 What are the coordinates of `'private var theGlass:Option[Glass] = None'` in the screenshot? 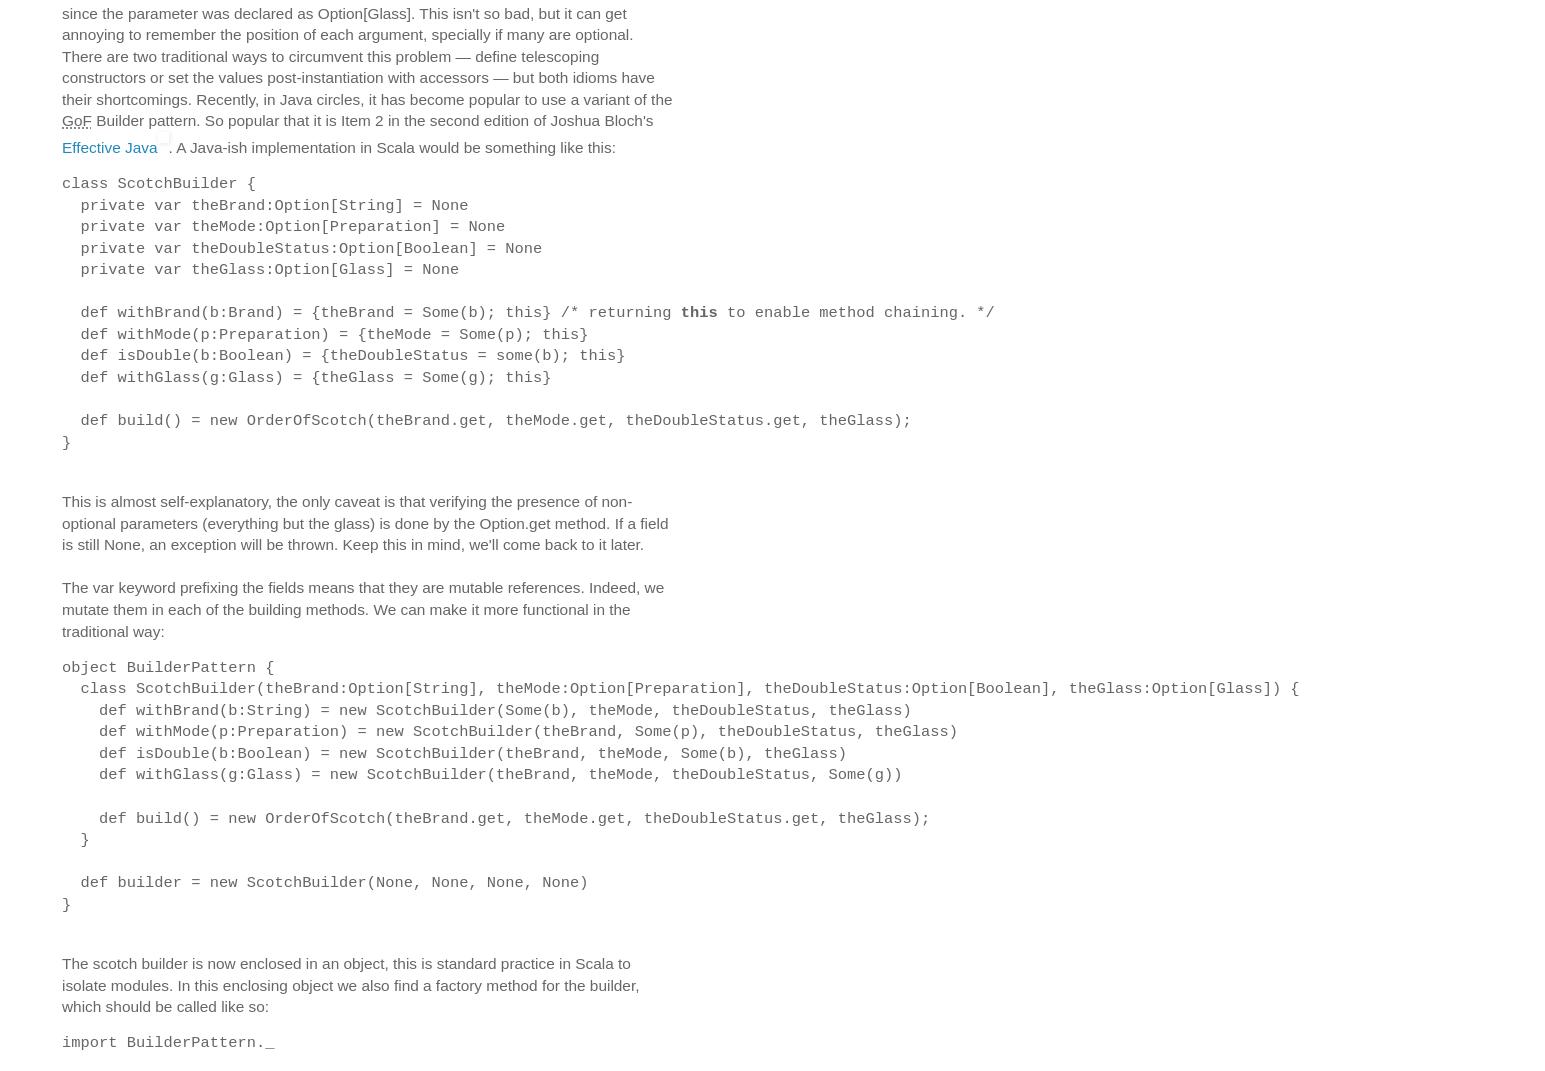 It's located at (260, 269).